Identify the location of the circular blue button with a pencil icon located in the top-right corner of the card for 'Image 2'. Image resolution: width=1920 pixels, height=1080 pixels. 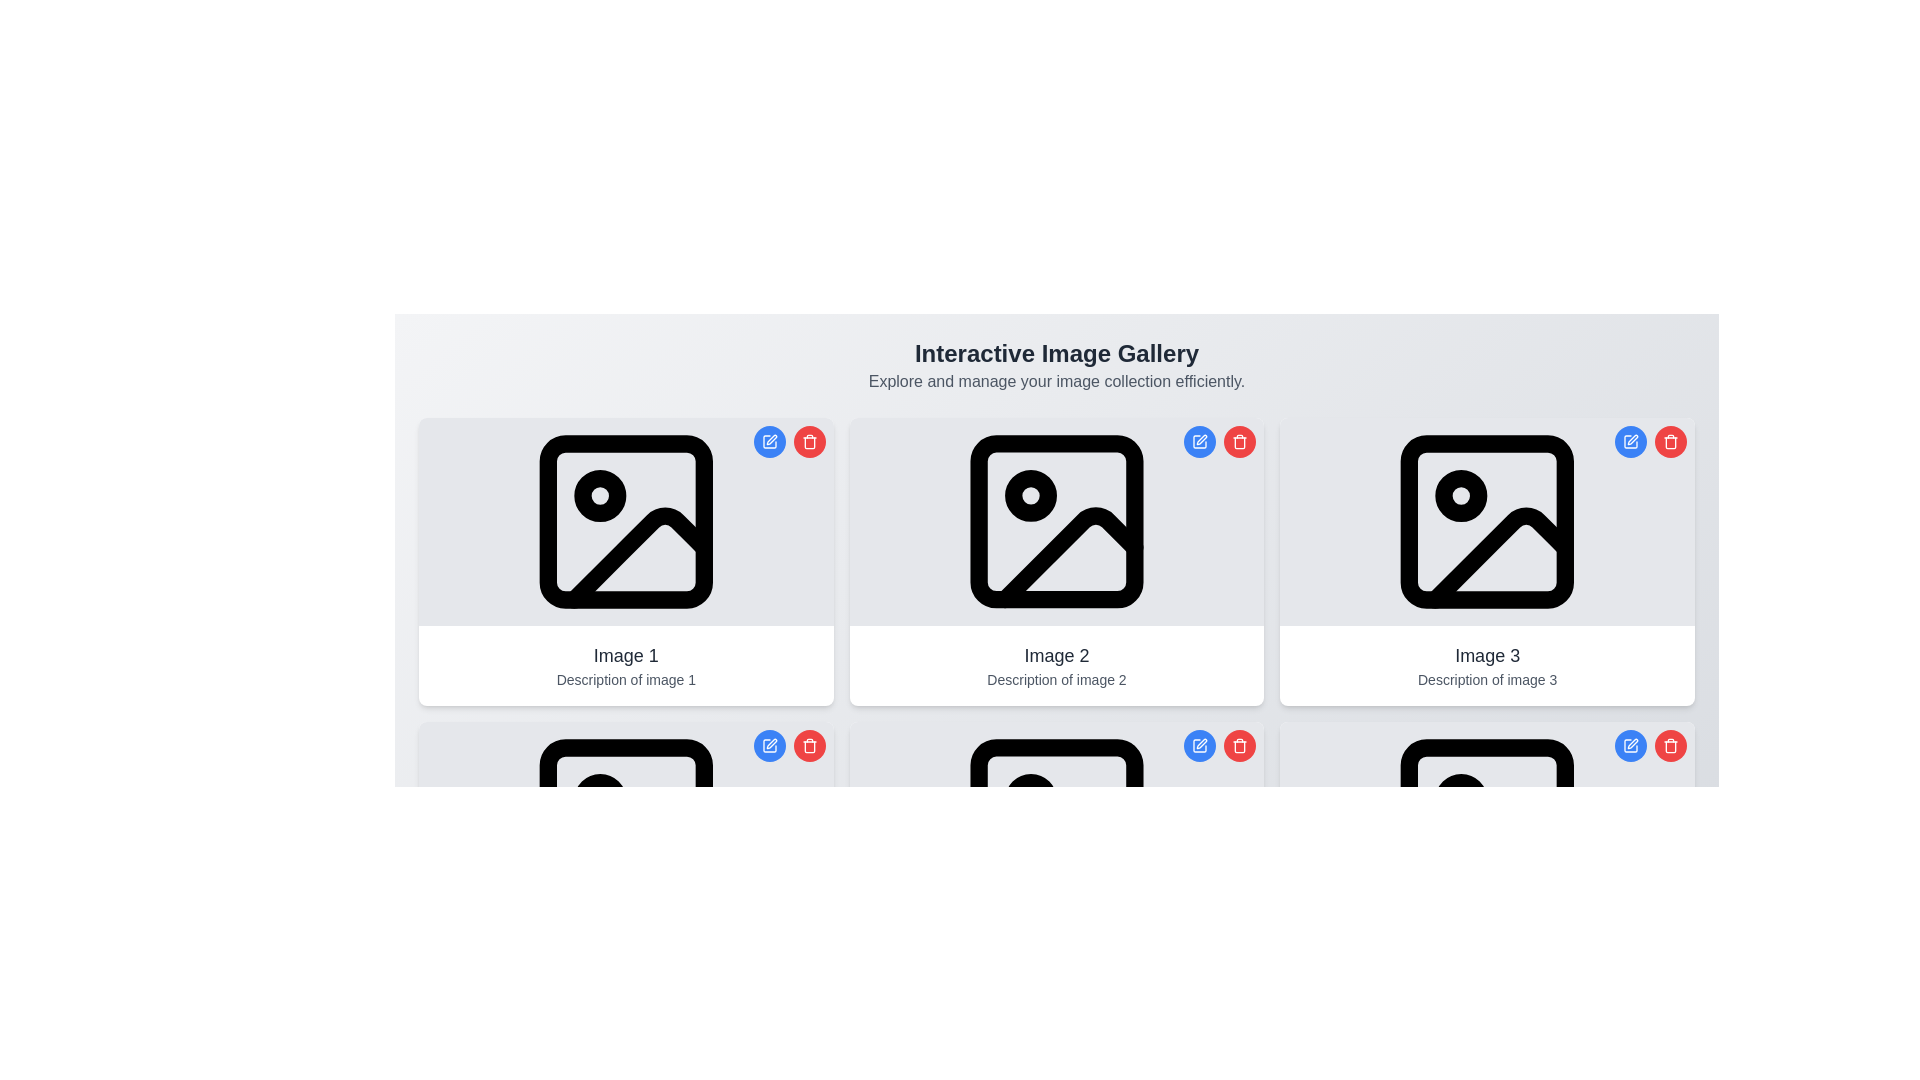
(1200, 441).